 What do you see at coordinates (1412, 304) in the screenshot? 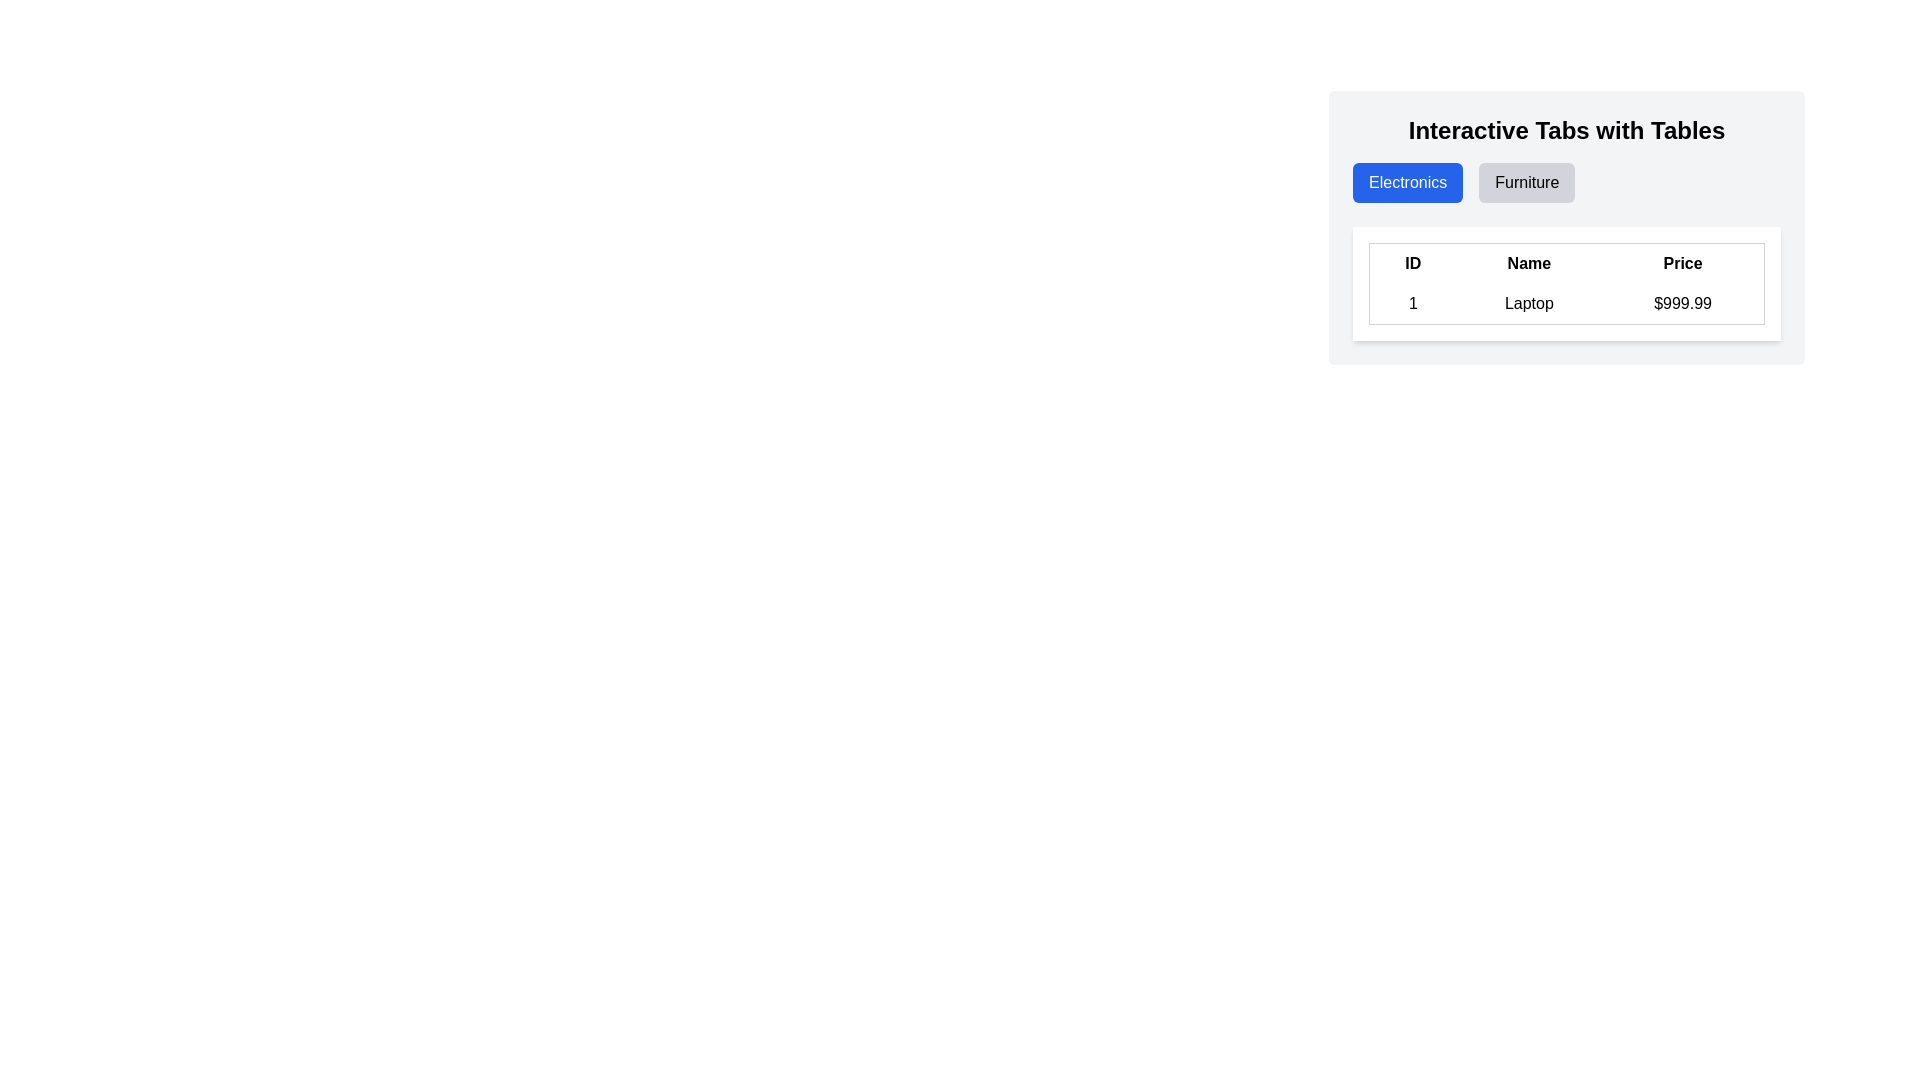
I see `the text label '1' in the 'ID' column of the table under the 'Interactive Tabs with Tables' header` at bounding box center [1412, 304].